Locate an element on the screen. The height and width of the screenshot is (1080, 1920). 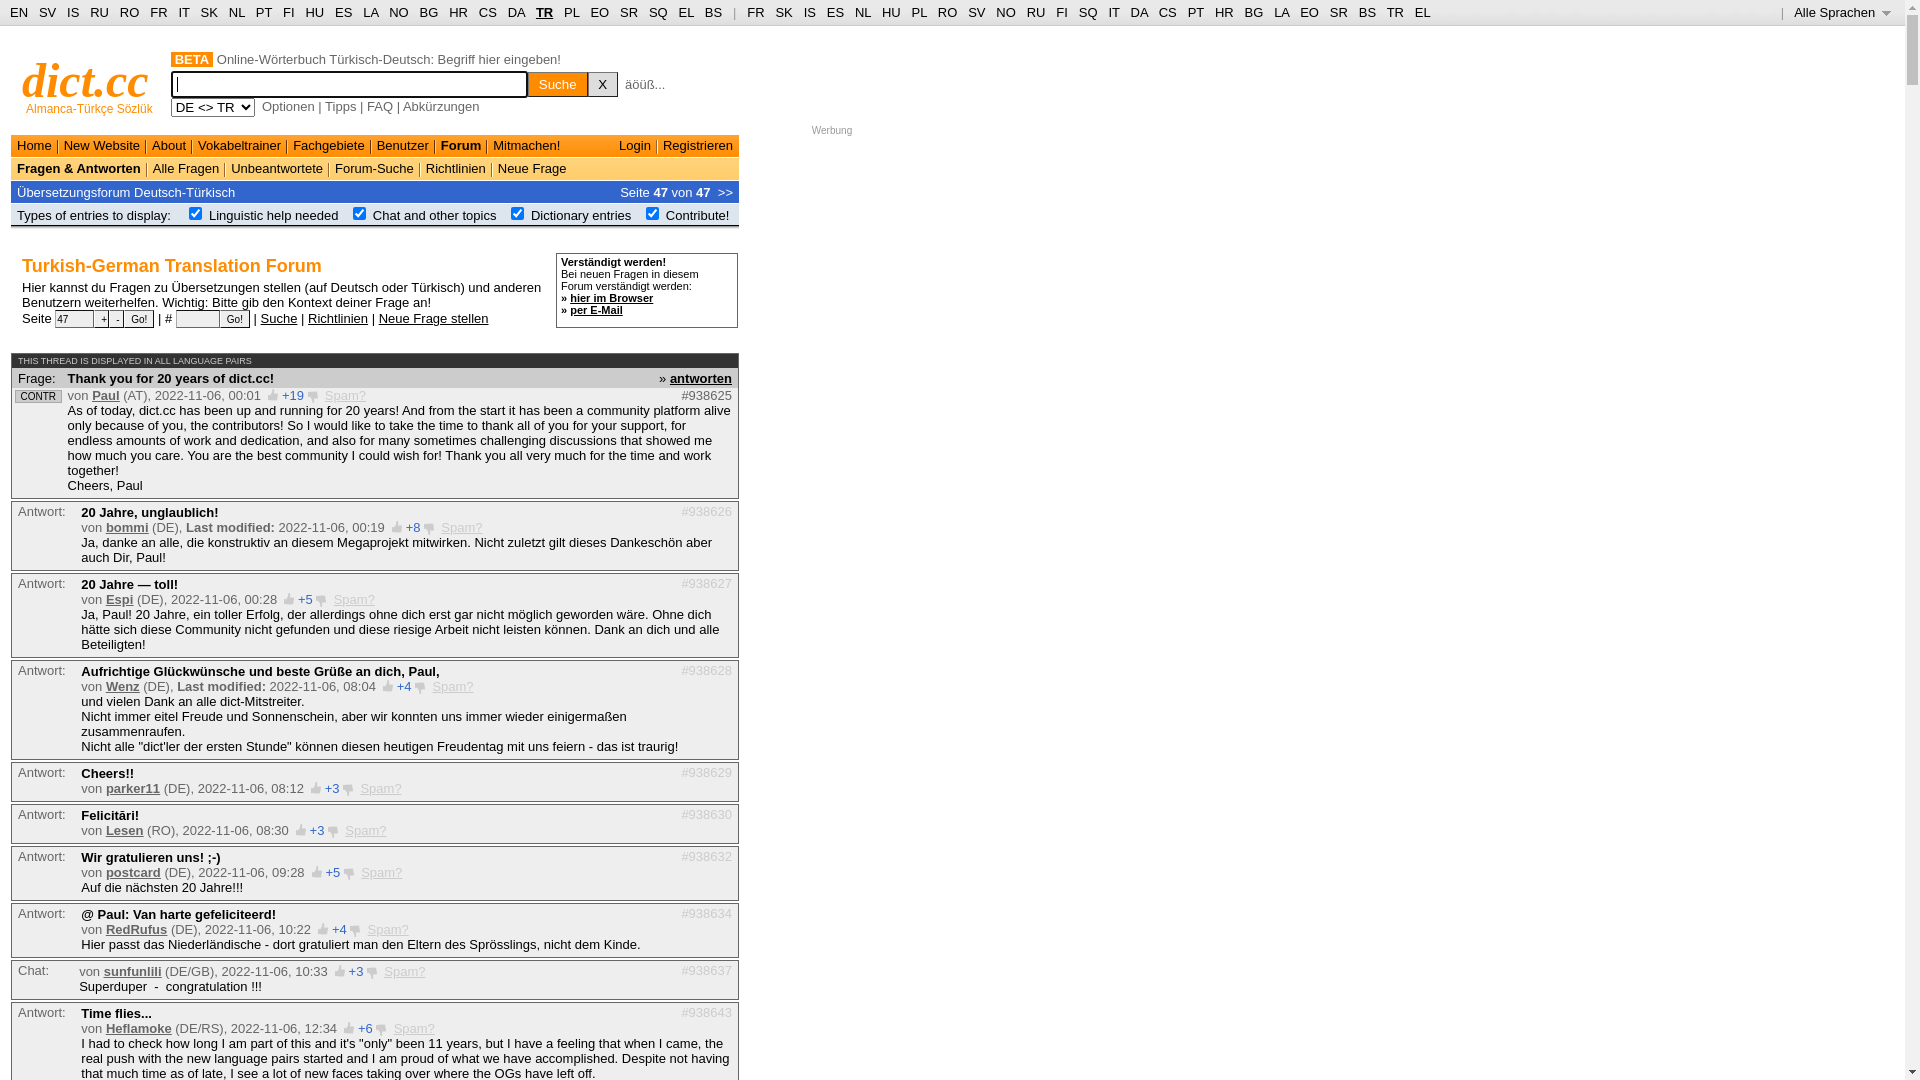
'postcard' is located at coordinates (132, 871).